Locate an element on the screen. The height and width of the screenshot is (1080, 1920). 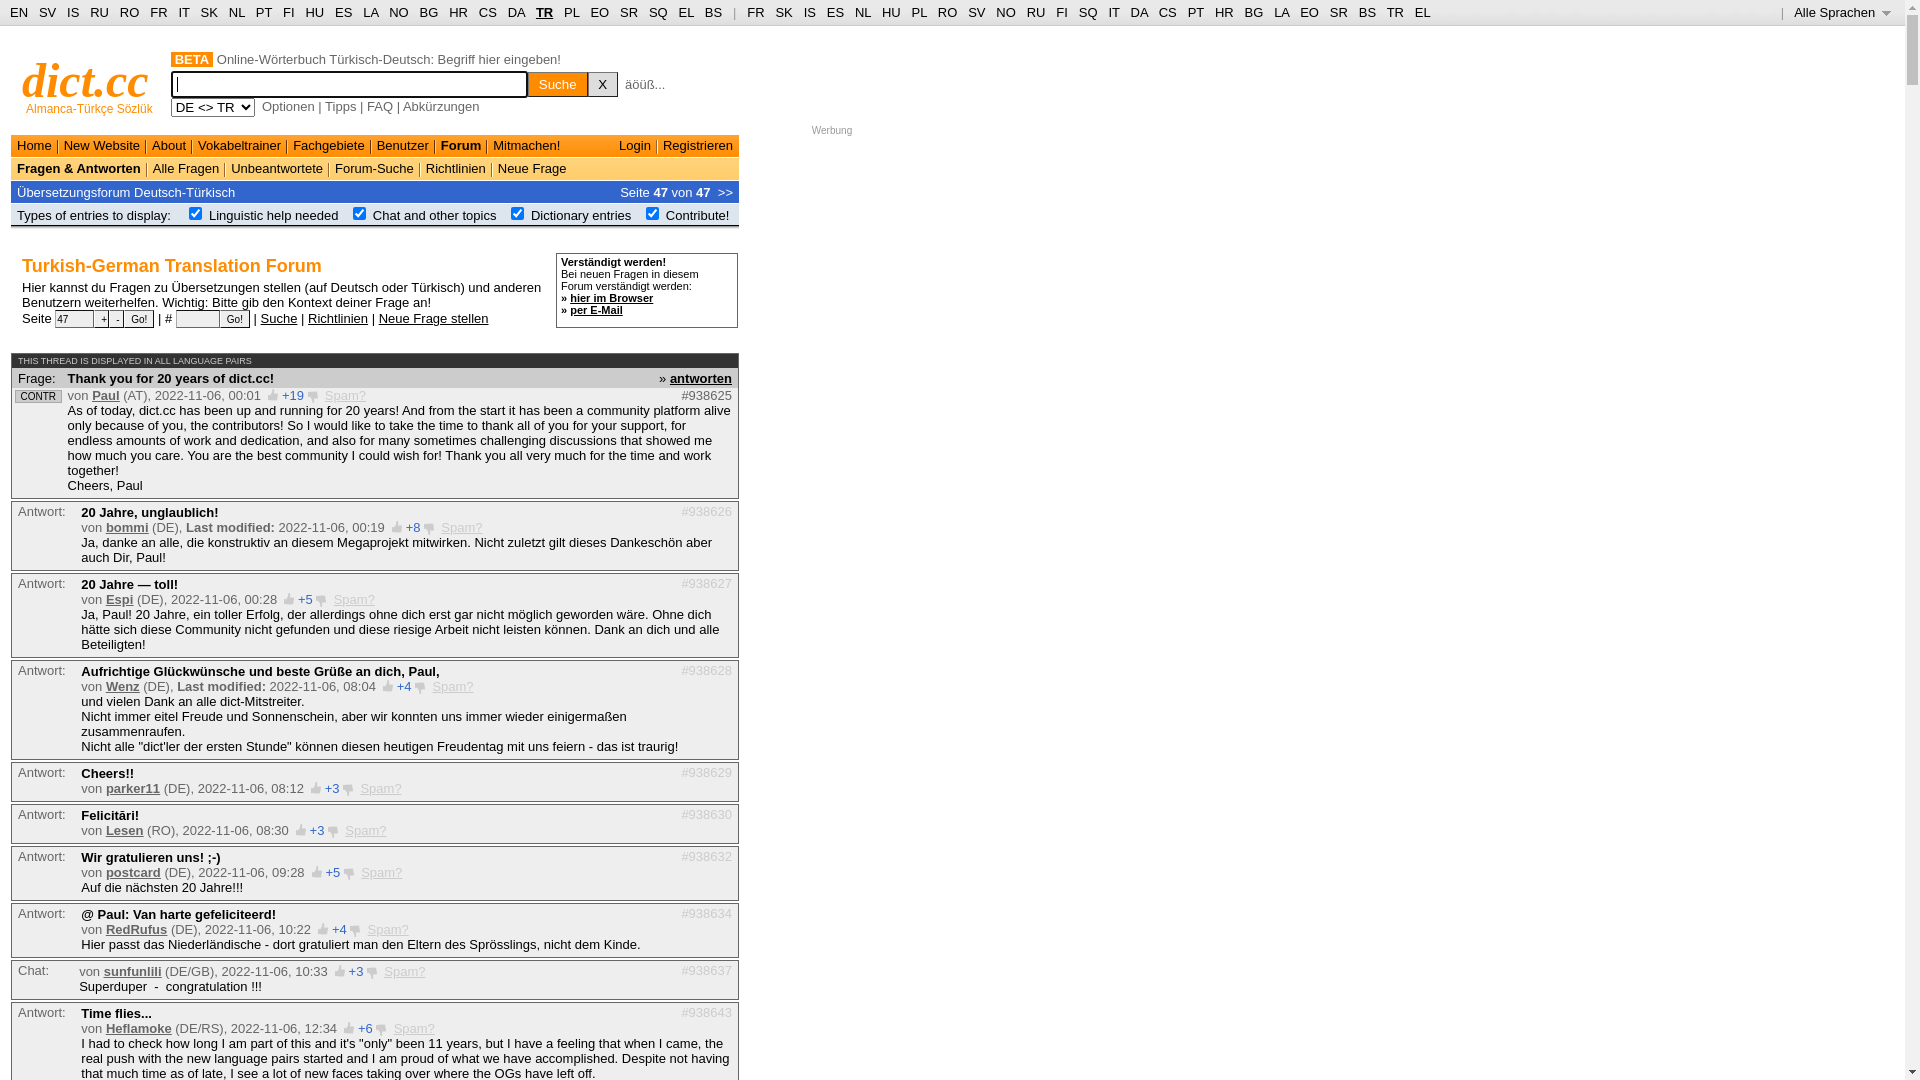
'postcard' is located at coordinates (132, 871).